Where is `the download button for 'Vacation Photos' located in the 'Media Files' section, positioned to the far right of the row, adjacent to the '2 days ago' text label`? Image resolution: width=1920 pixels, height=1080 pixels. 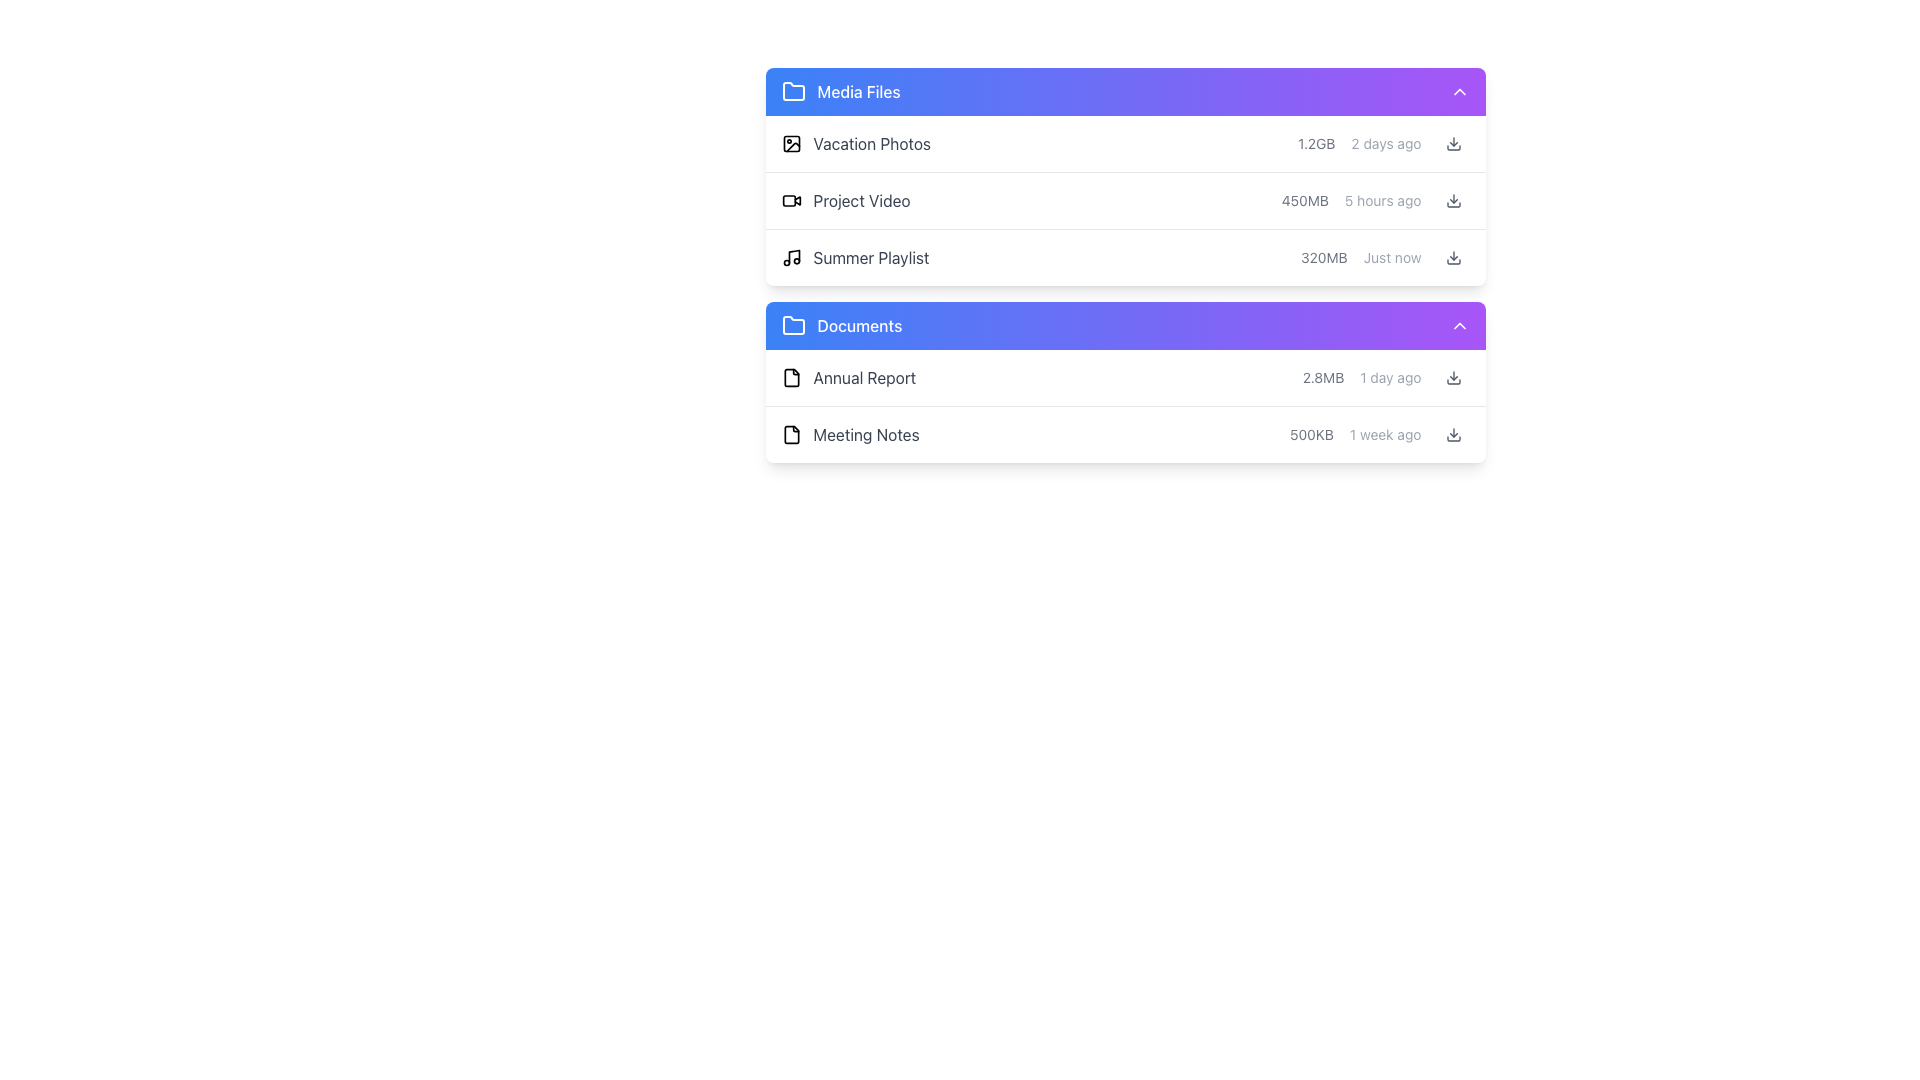 the download button for 'Vacation Photos' located in the 'Media Files' section, positioned to the far right of the row, adjacent to the '2 days ago' text label is located at coordinates (1453, 142).